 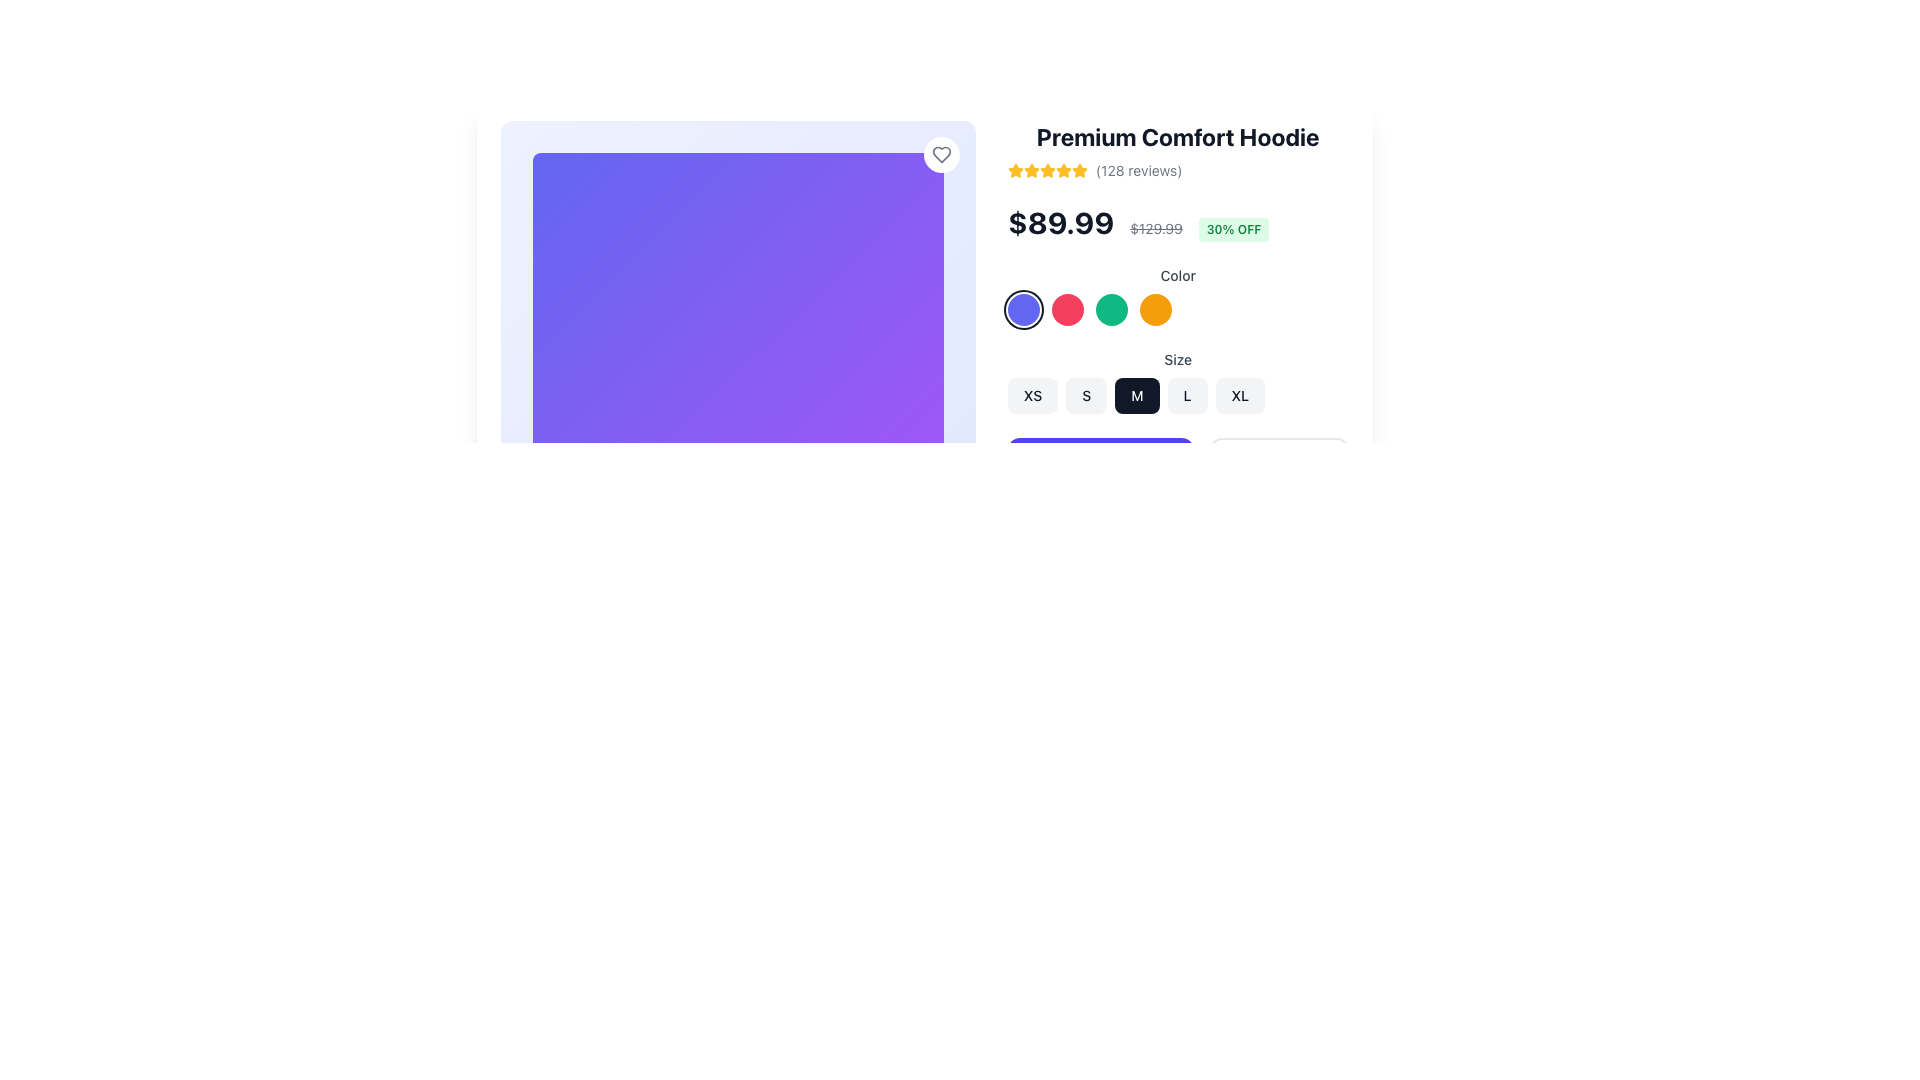 I want to click on the 'XL' size selection button located in the size selection section below the color options, so click(x=1239, y=396).